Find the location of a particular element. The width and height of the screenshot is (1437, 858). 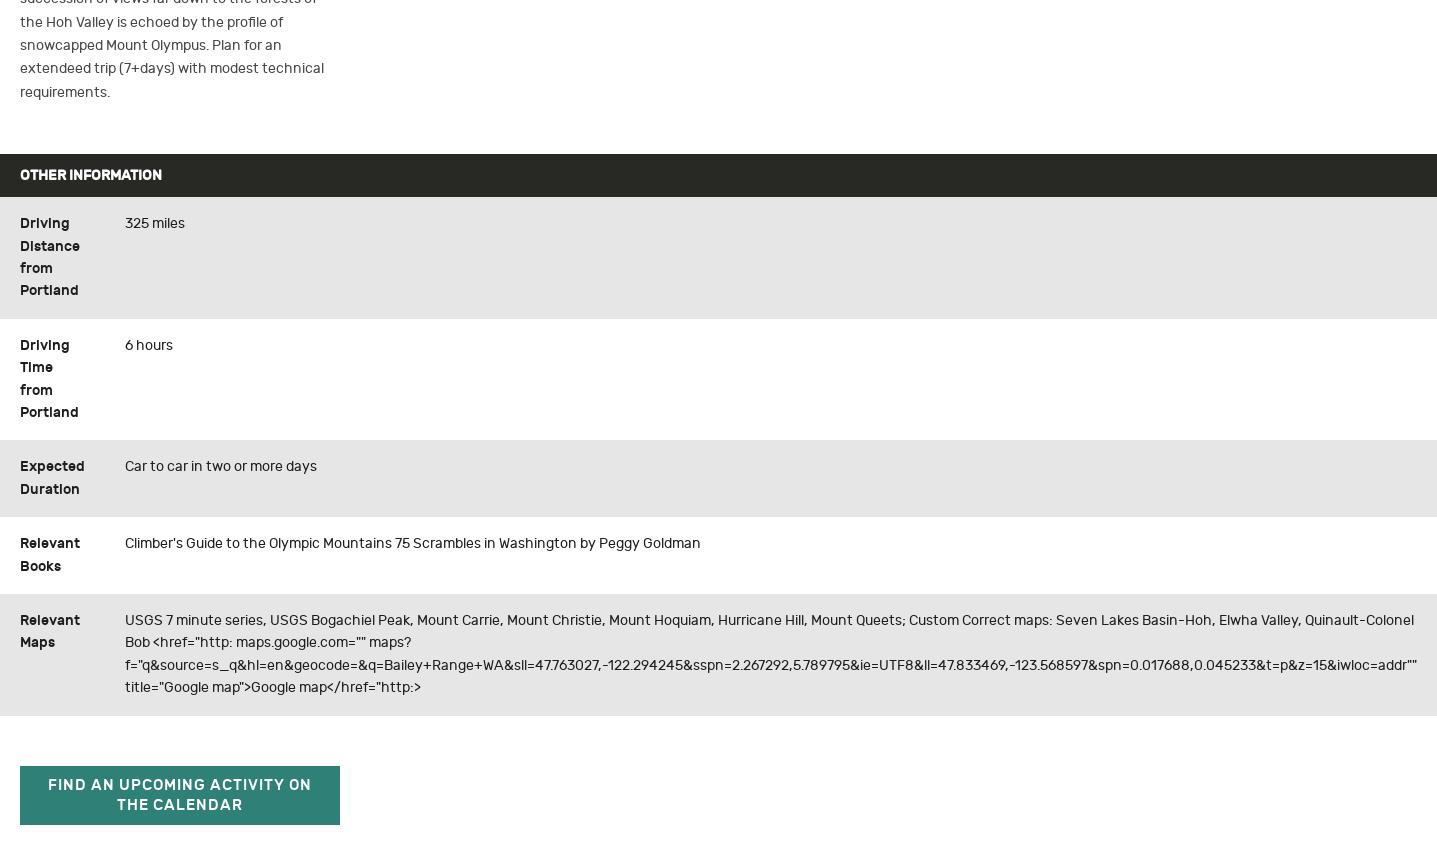

'Expected Duration' is located at coordinates (51, 476).